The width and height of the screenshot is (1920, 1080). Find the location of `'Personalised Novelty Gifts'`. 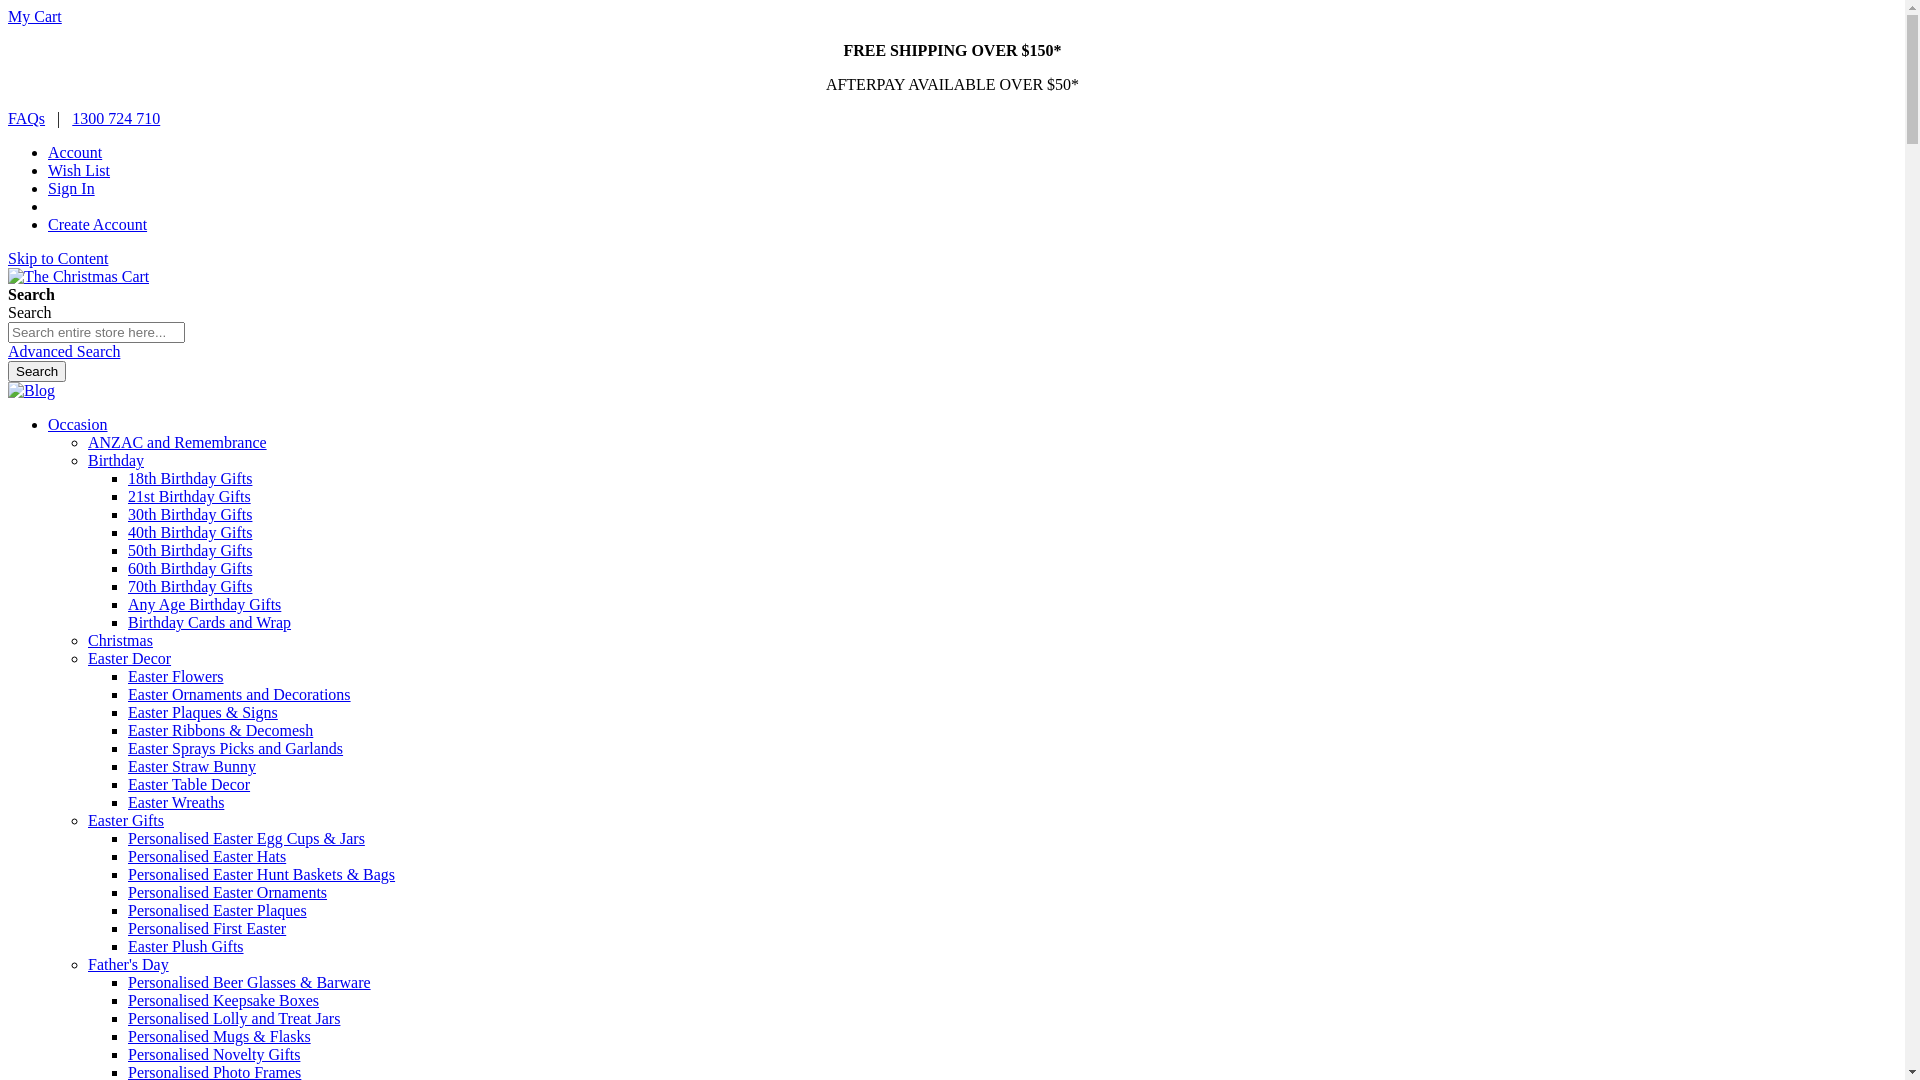

'Personalised Novelty Gifts' is located at coordinates (214, 1053).